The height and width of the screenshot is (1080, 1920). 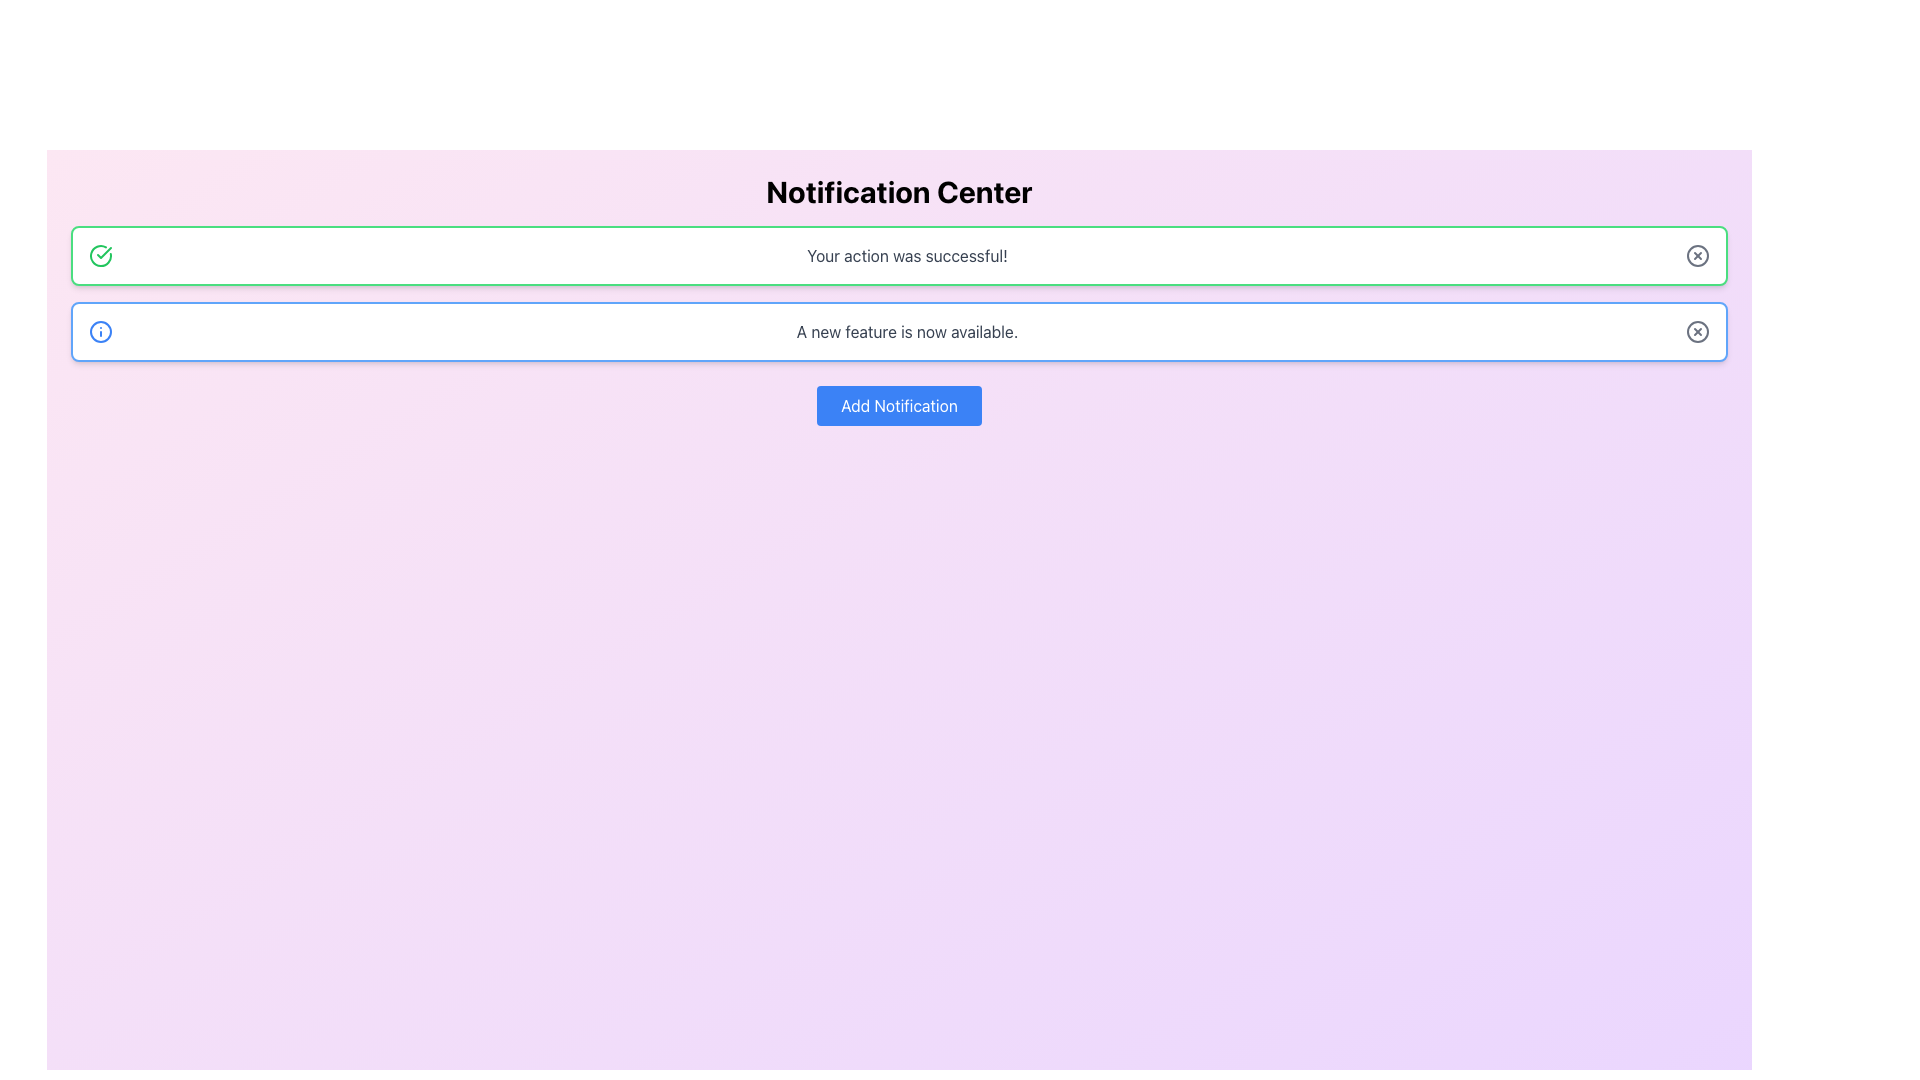 What do you see at coordinates (99, 254) in the screenshot?
I see `the circular green checkmark icon located in the top-left corner of the notification card, indicating a successful action` at bounding box center [99, 254].